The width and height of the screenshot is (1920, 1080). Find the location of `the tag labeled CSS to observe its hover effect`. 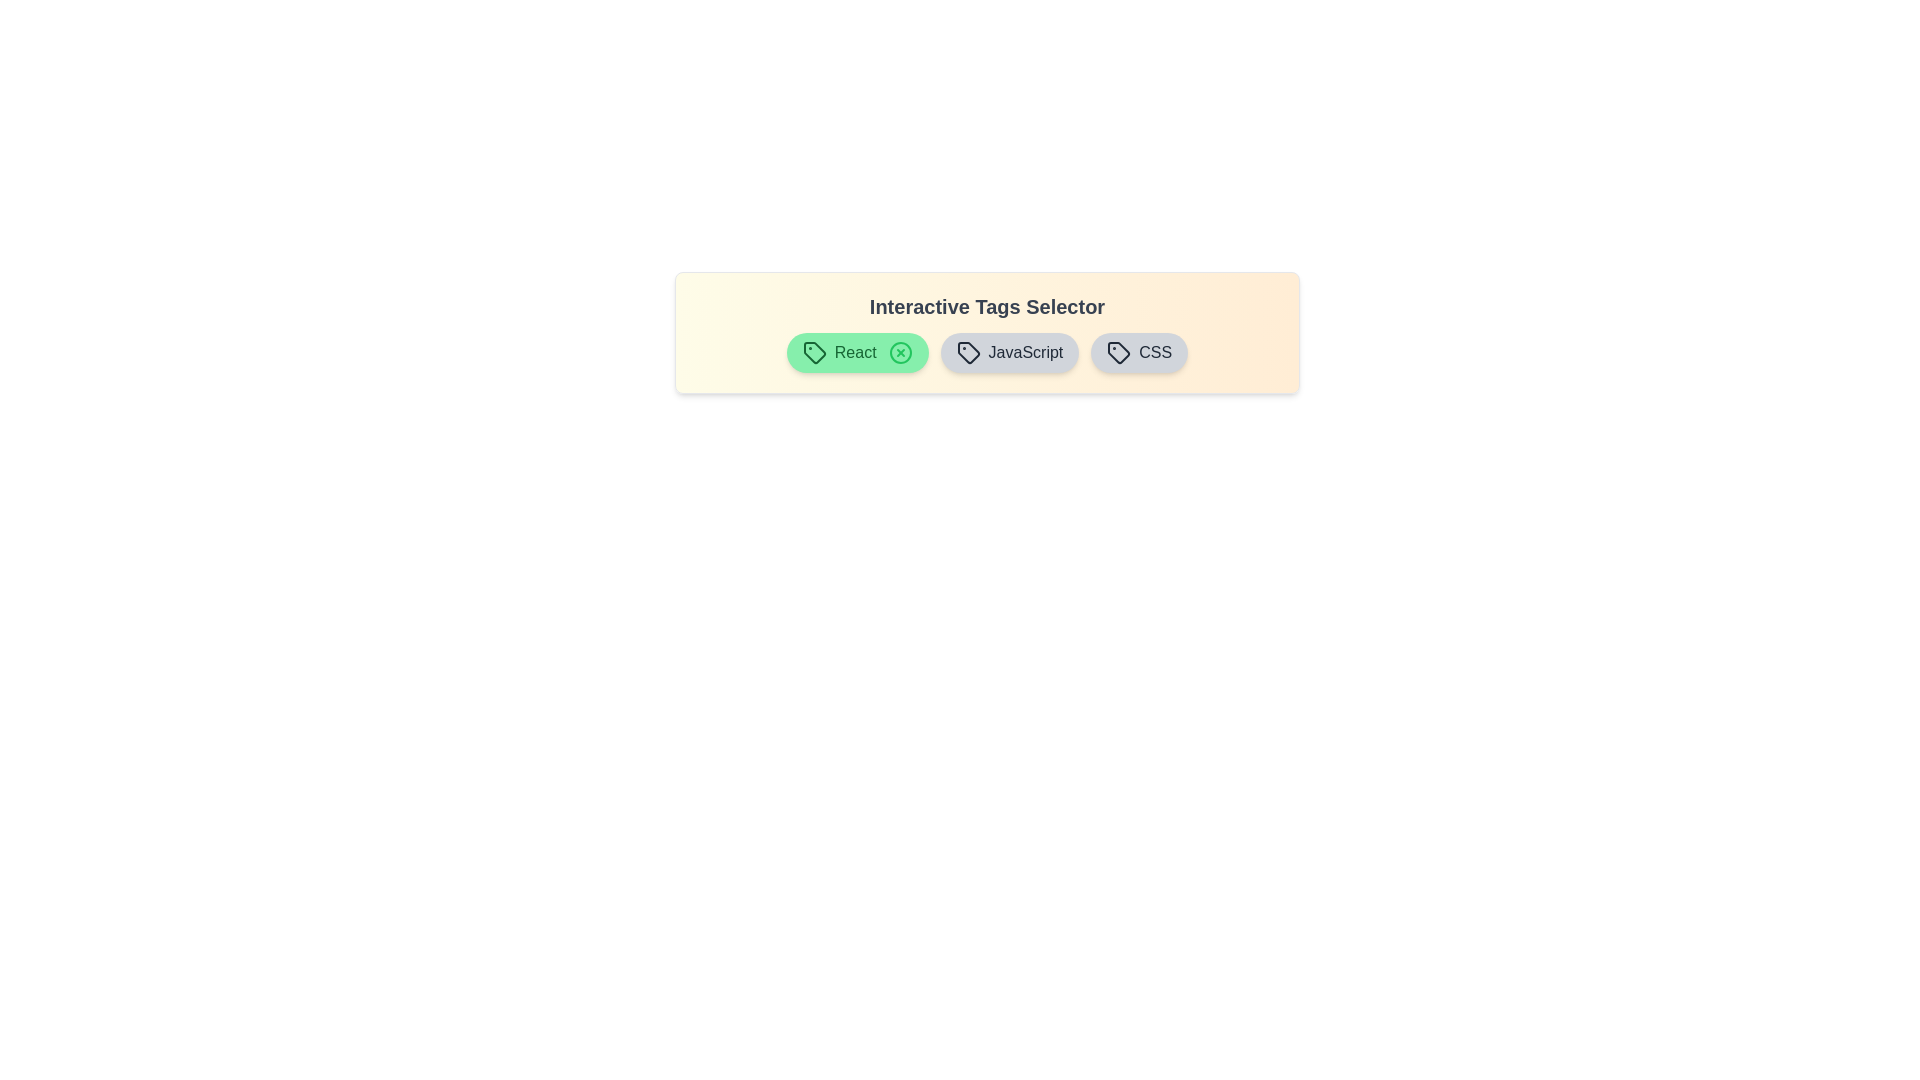

the tag labeled CSS to observe its hover effect is located at coordinates (1139, 352).